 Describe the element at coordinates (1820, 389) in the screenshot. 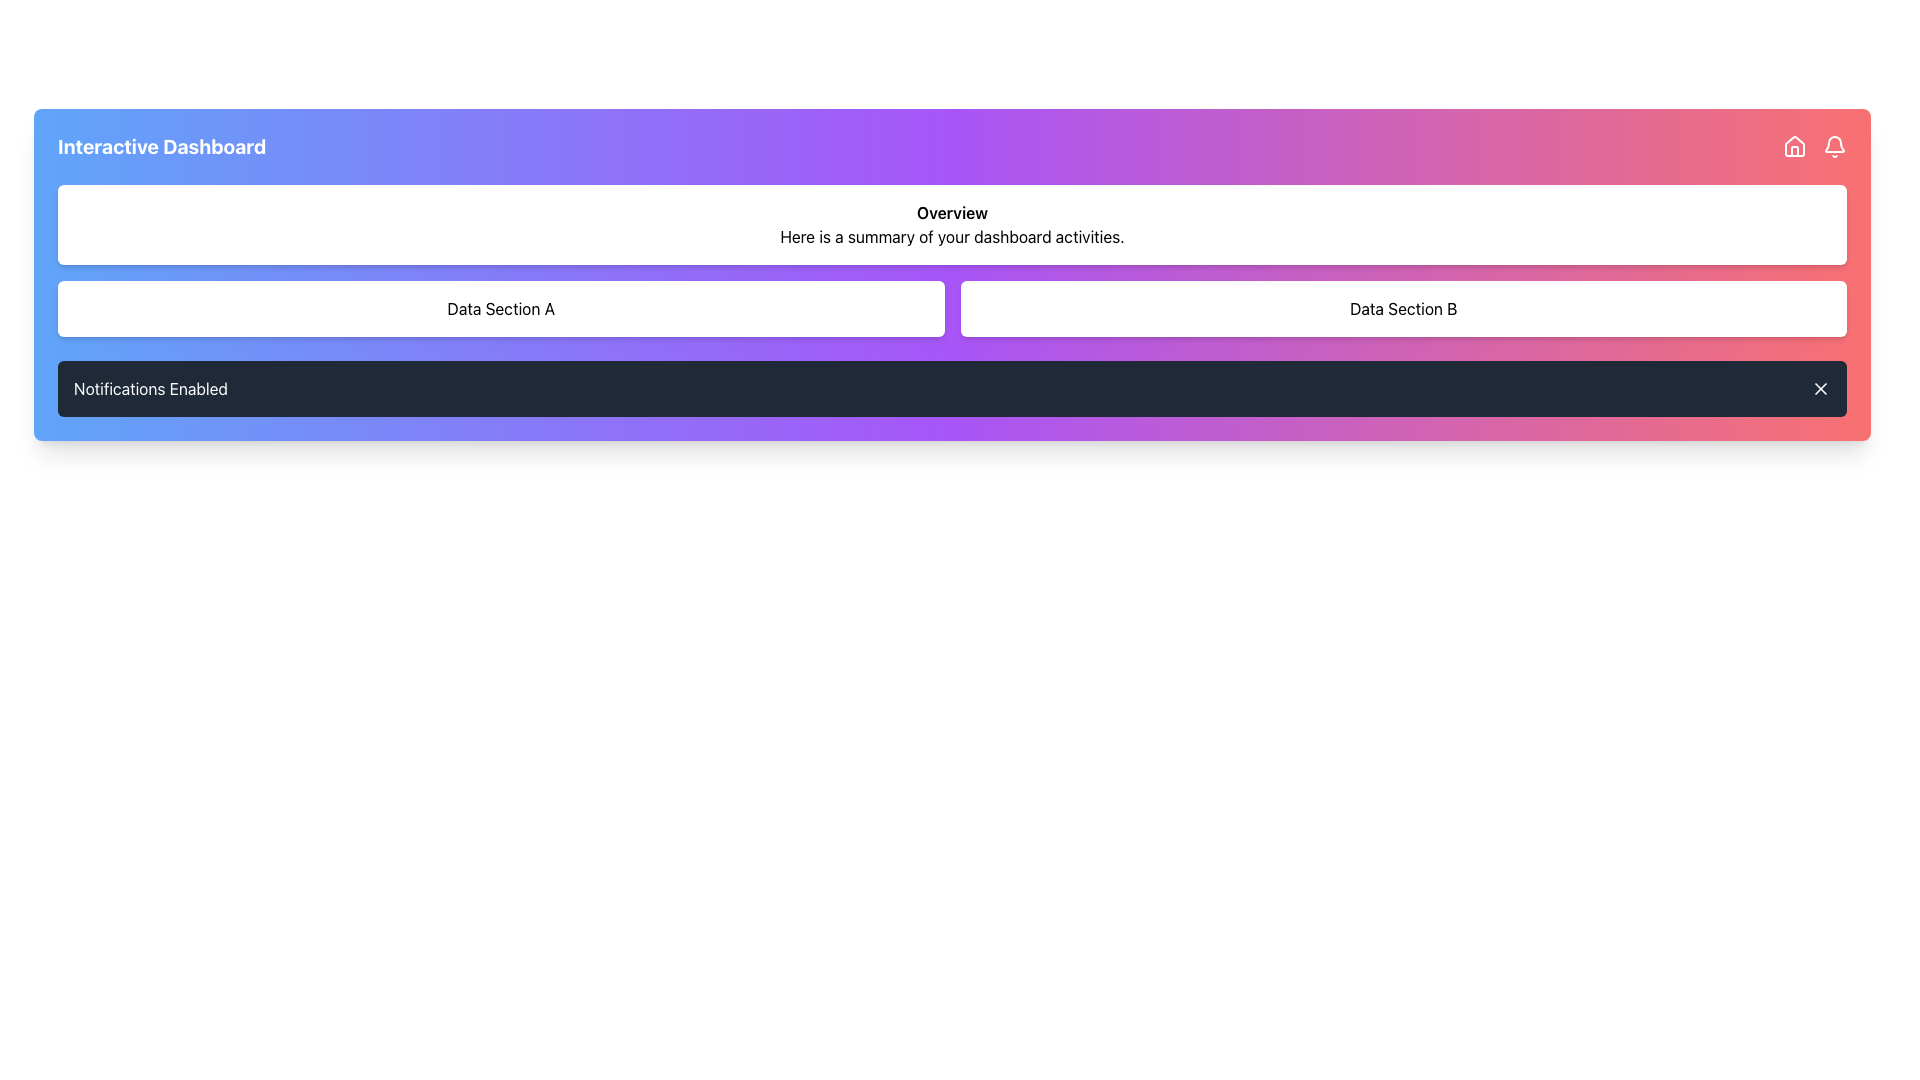

I see `the close ('X') button with a thin white outline on the dark bar indicating 'Notifications Enabled.'` at that location.